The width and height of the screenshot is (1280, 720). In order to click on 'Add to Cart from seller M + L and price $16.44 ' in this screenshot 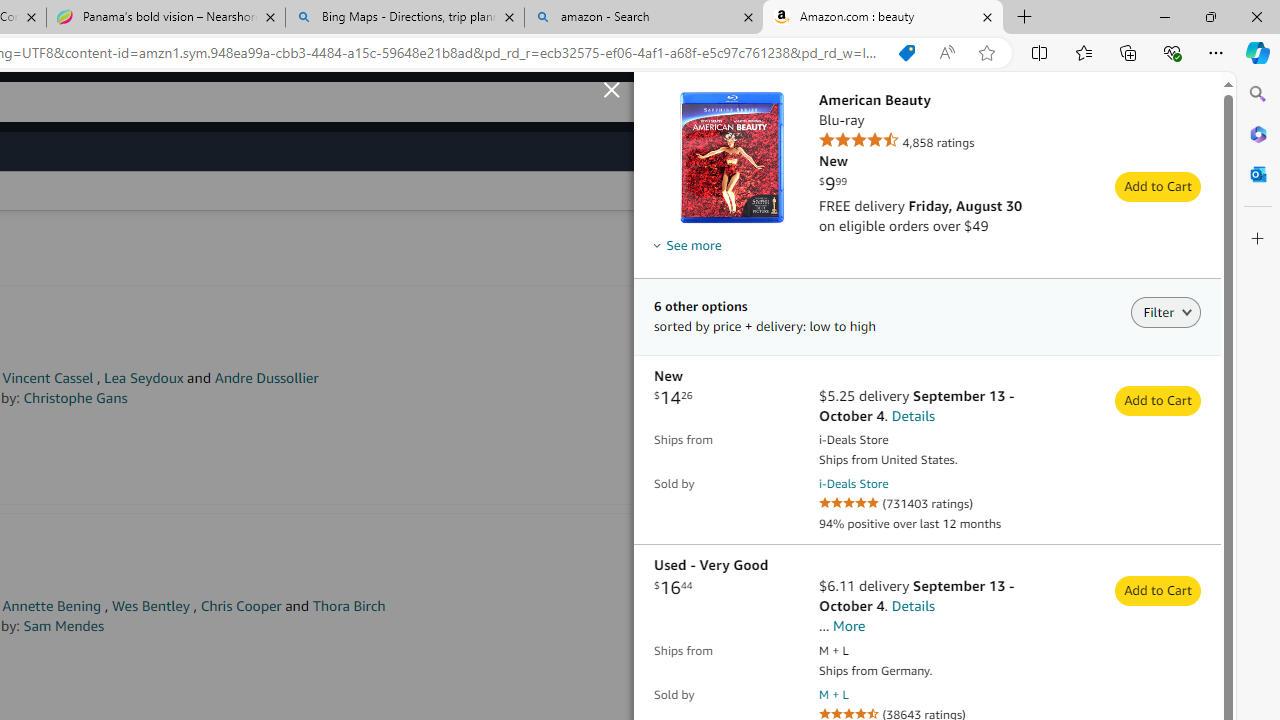, I will do `click(1158, 590)`.